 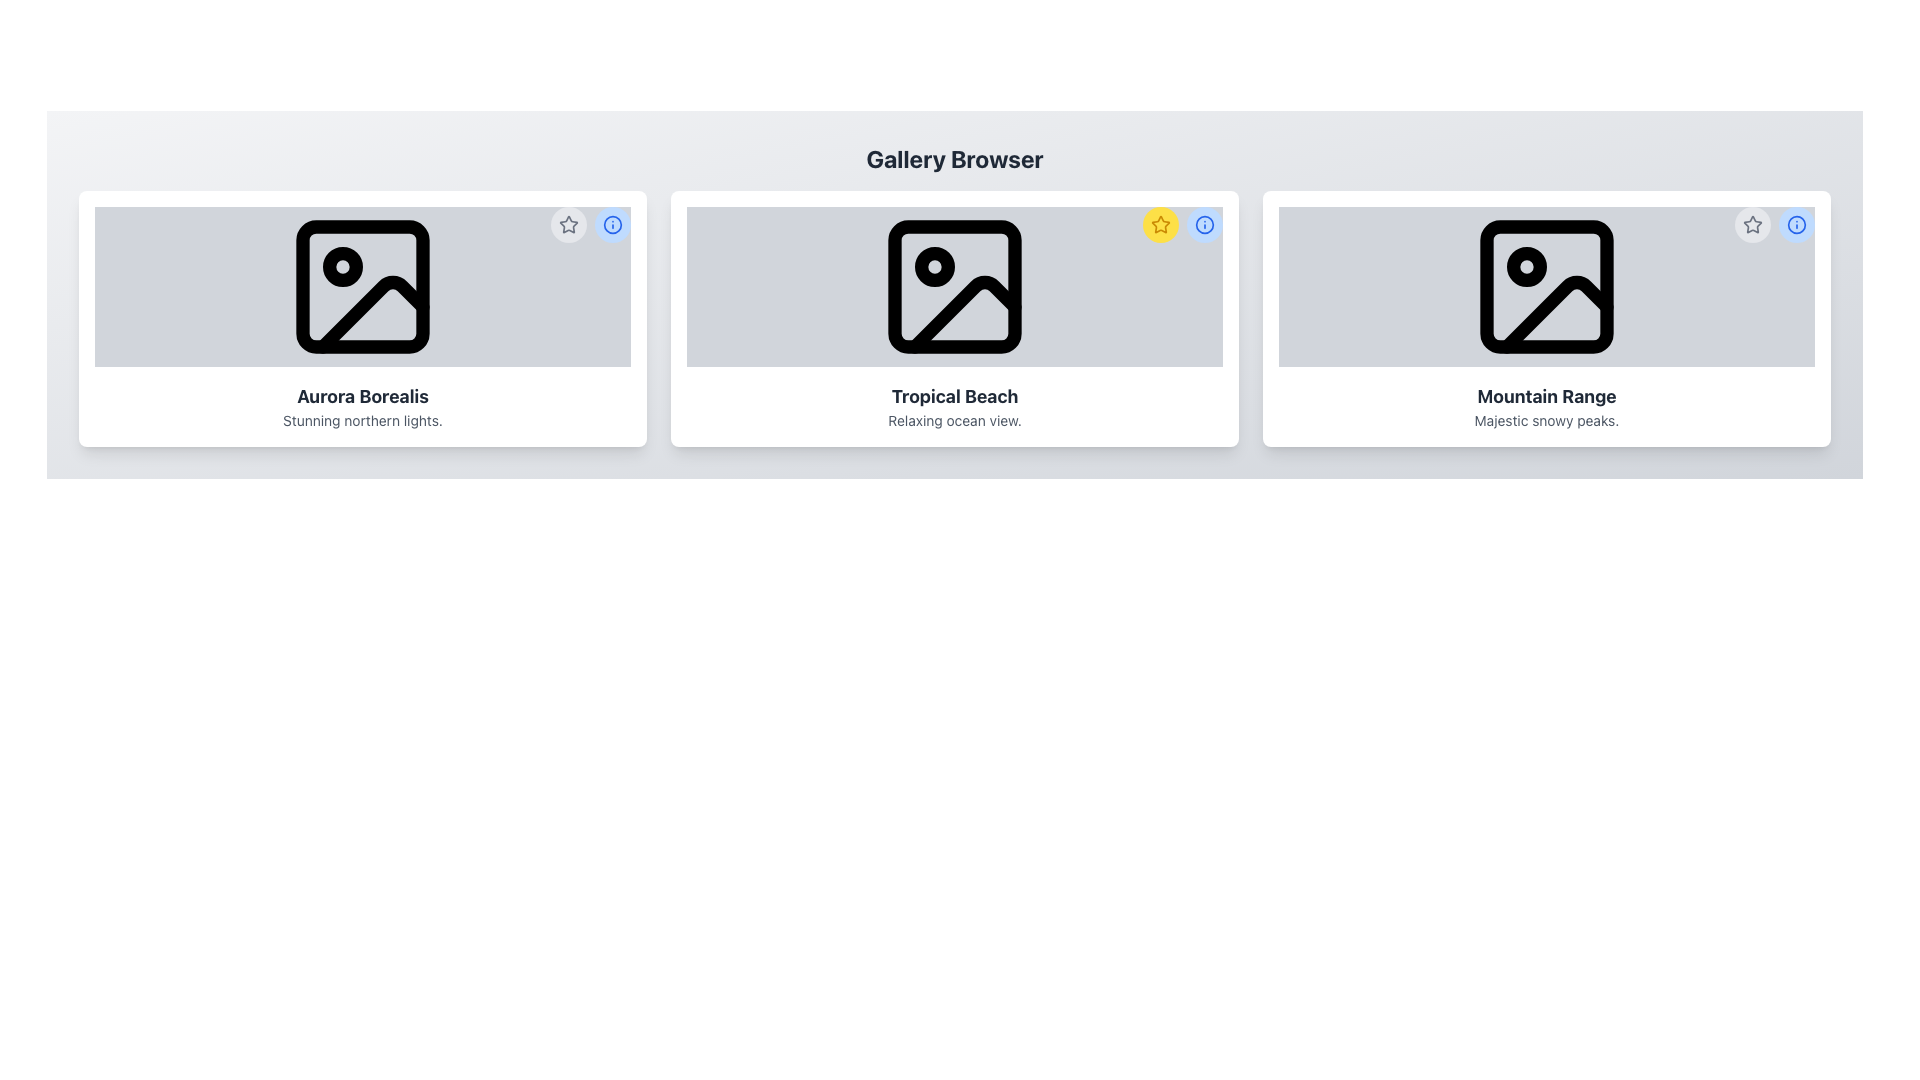 What do you see at coordinates (954, 286) in the screenshot?
I see `the gray square image placeholder icon located in the upper part of the middle card, which is above the text 'Tropical Beach' and 'Relaxing ocean view.'` at bounding box center [954, 286].